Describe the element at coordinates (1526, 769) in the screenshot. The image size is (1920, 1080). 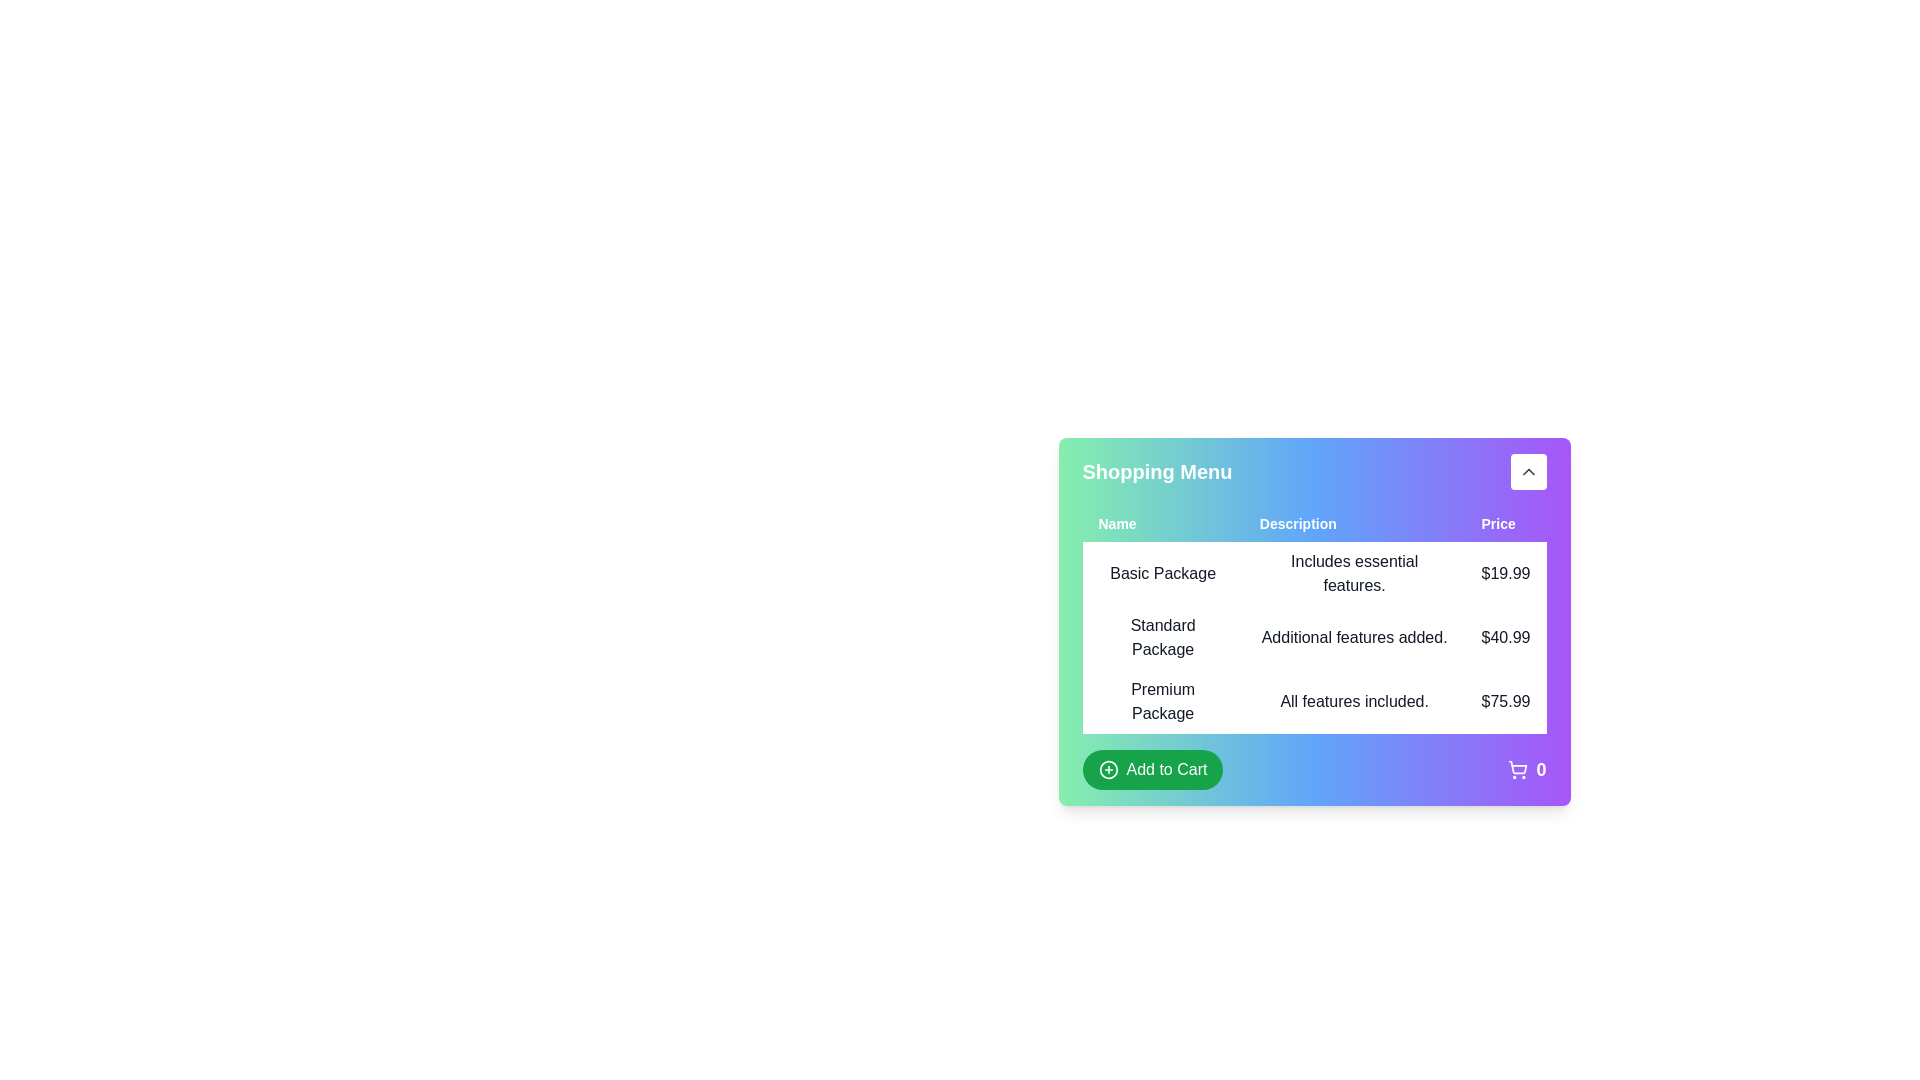
I see `the small shopping cart icon with a bold white number '0' on a purple background, located at the bottom-right corner of the visible card` at that location.